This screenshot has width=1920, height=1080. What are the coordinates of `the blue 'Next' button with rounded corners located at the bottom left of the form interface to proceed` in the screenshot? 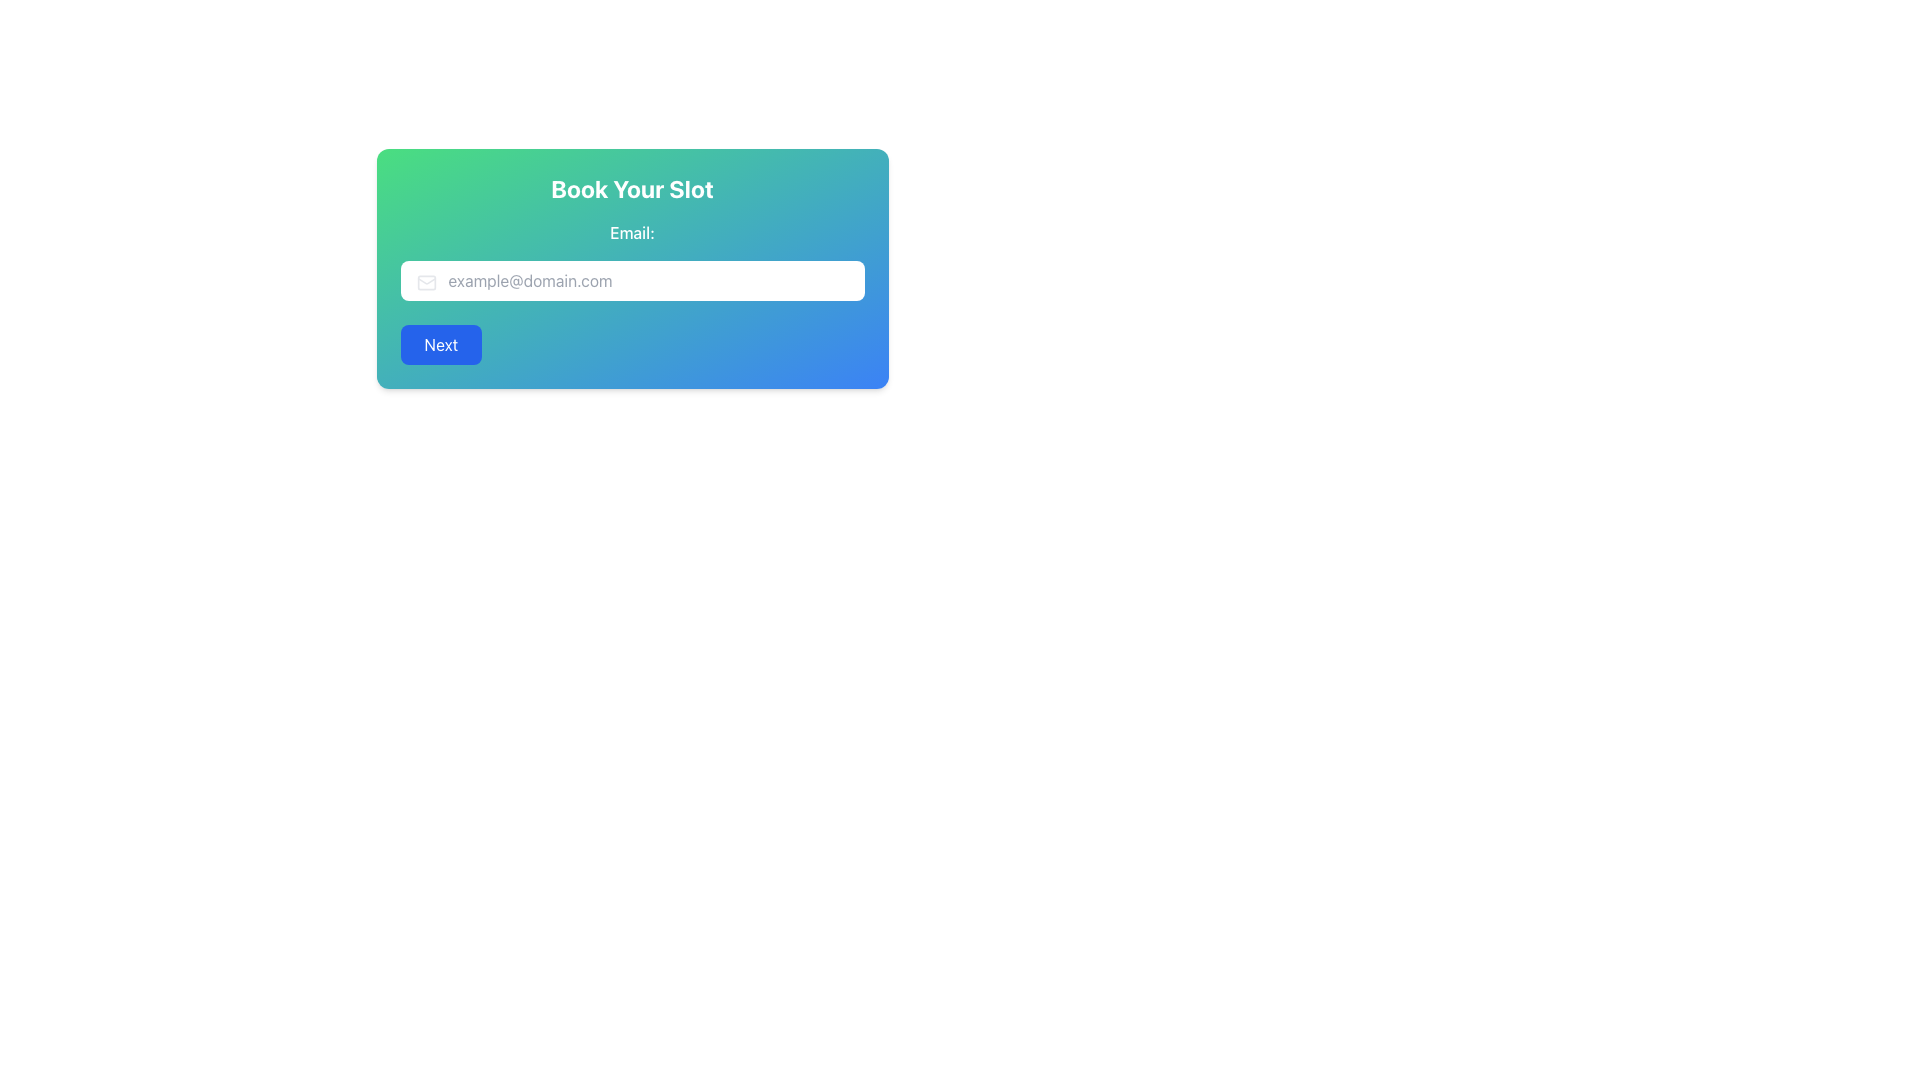 It's located at (440, 343).